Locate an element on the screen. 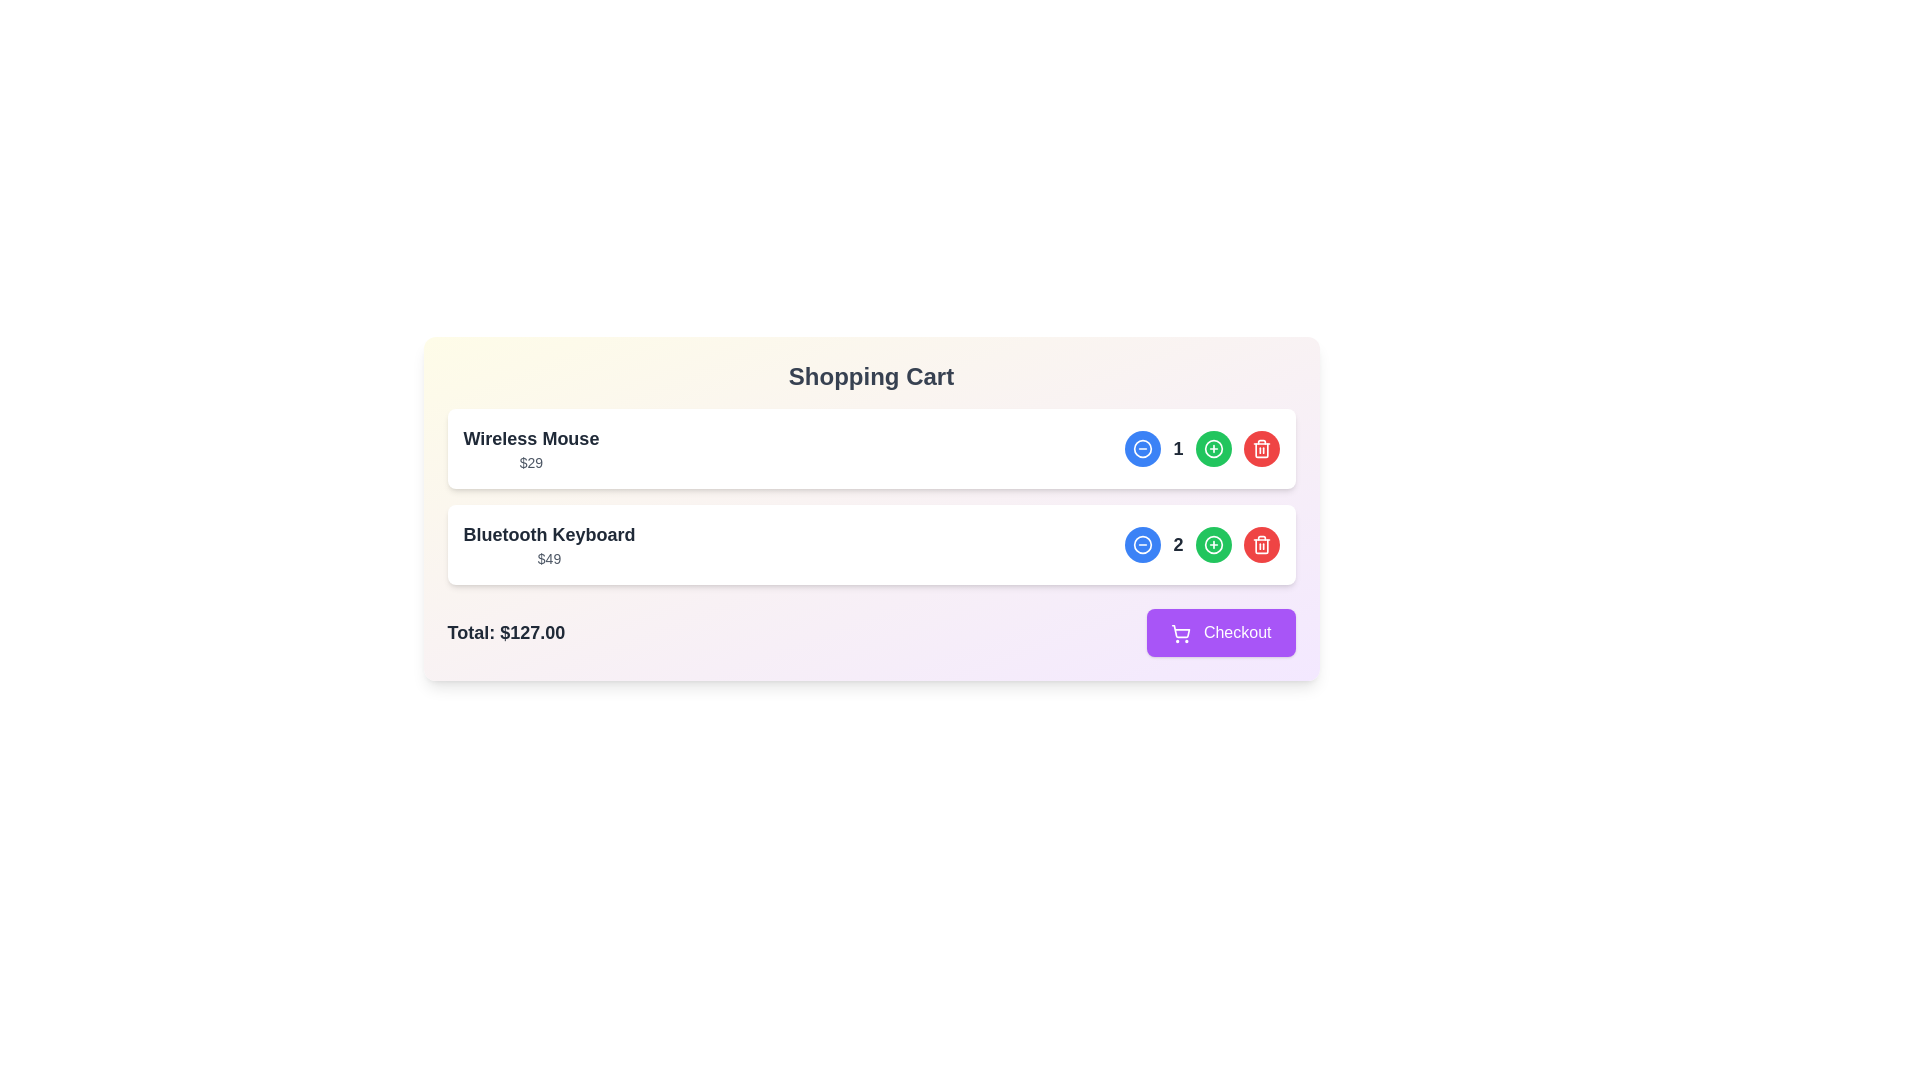 The image size is (1920, 1080). text content of the label representing the second shopping cart item, which displays the product name and price under the 'Wireless Mouse' entry is located at coordinates (549, 544).